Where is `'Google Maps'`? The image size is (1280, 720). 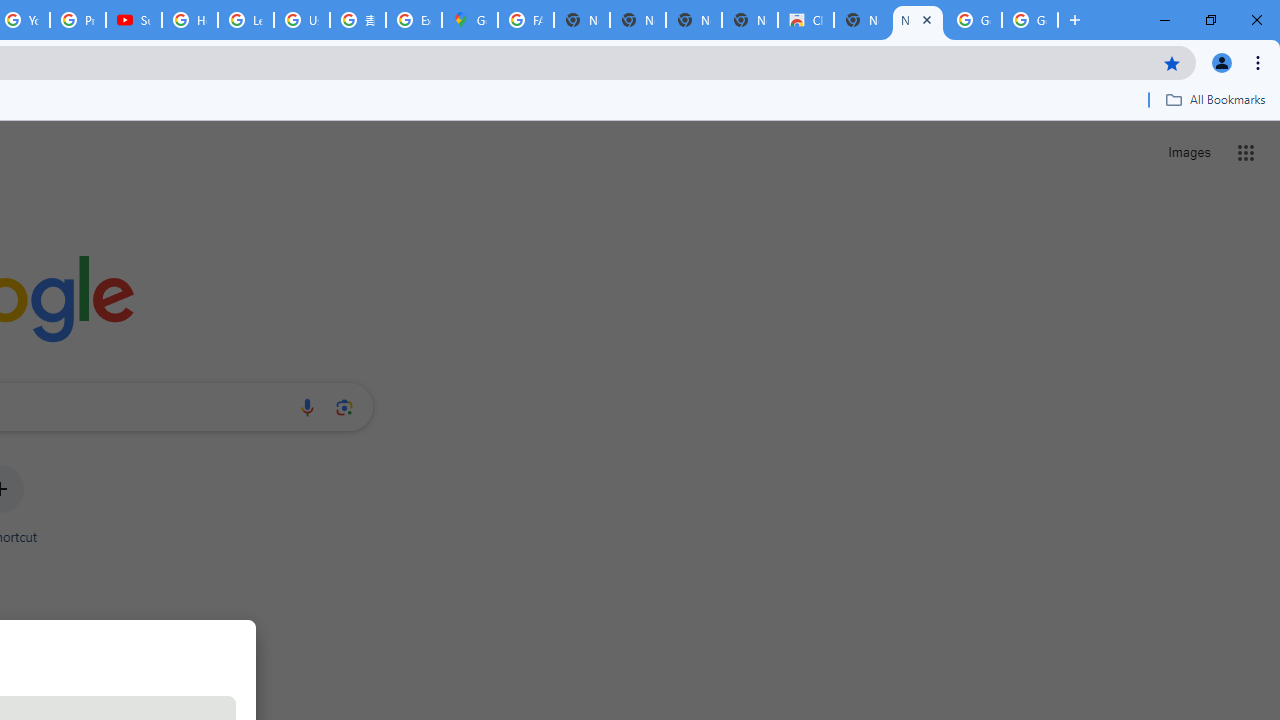
'Google Maps' is located at coordinates (468, 20).